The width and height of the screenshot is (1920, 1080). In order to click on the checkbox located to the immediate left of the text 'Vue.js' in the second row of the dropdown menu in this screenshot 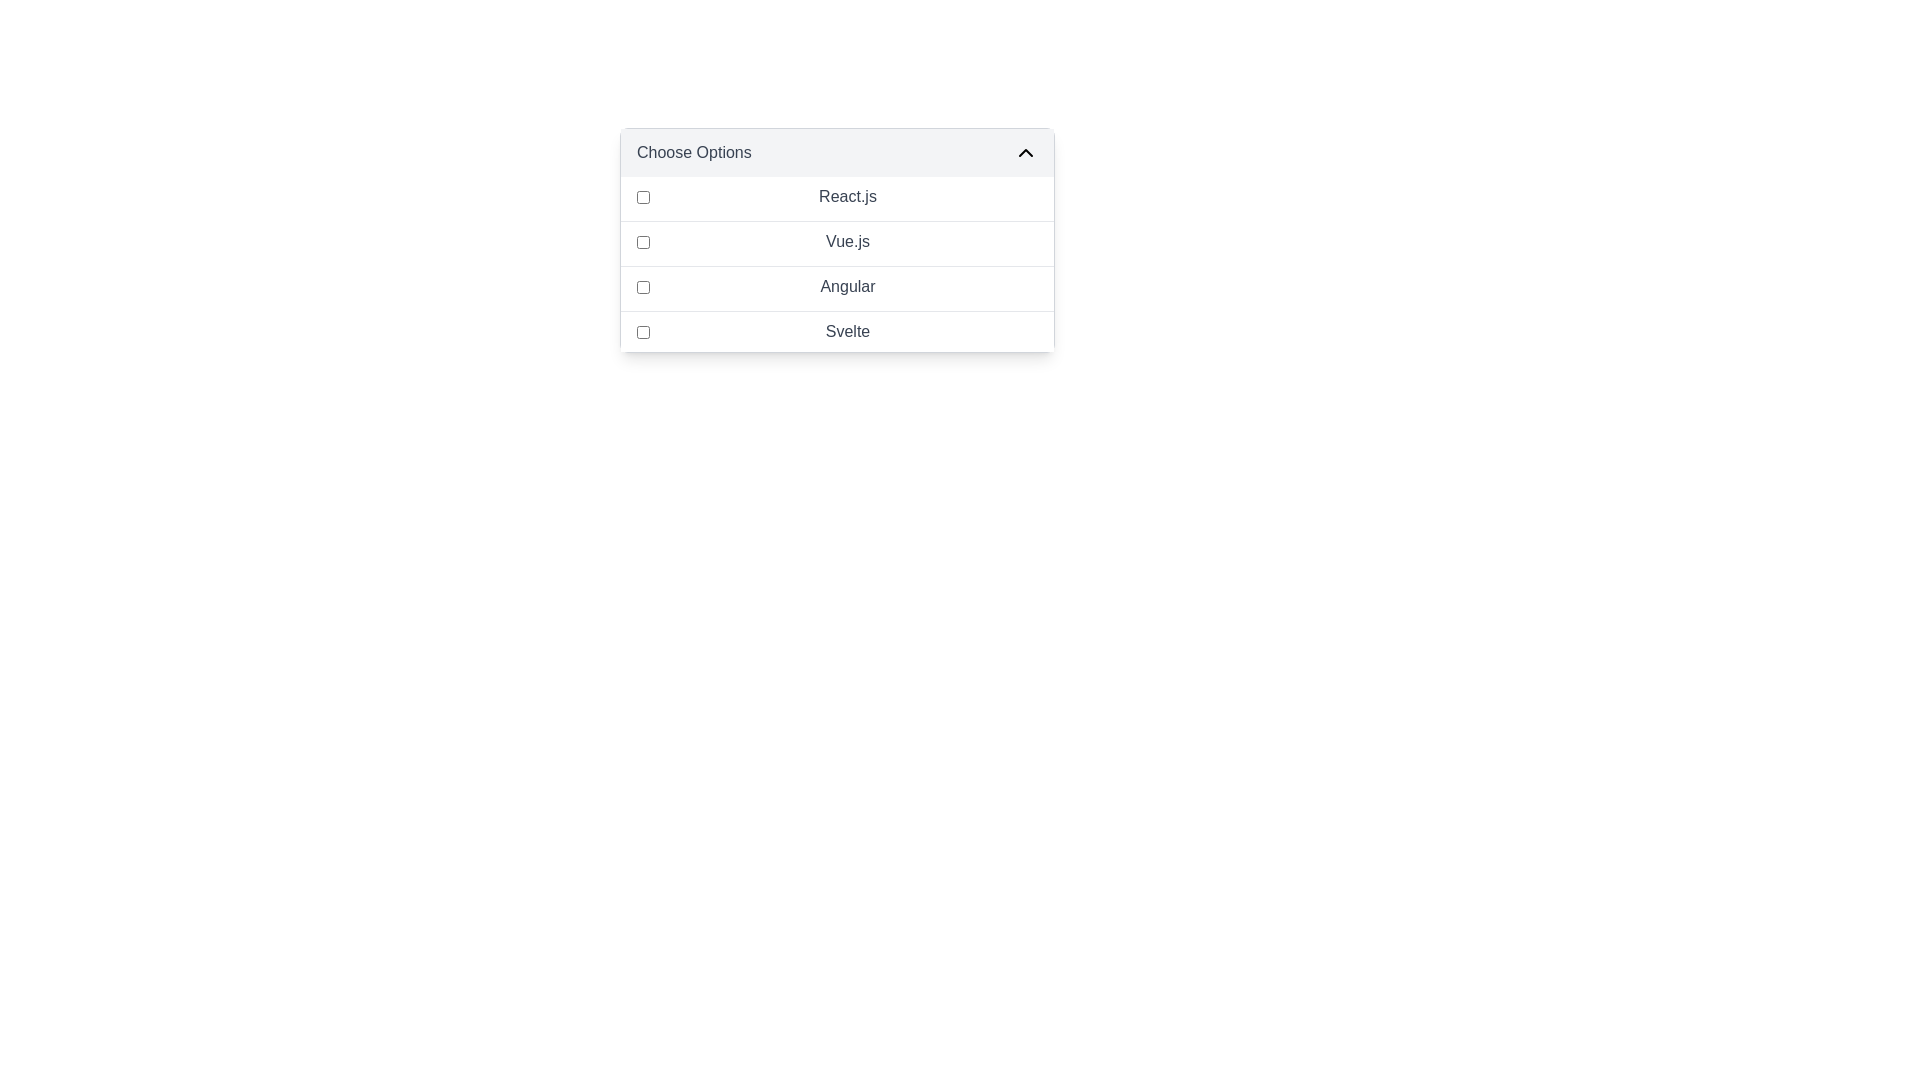, I will do `click(643, 241)`.